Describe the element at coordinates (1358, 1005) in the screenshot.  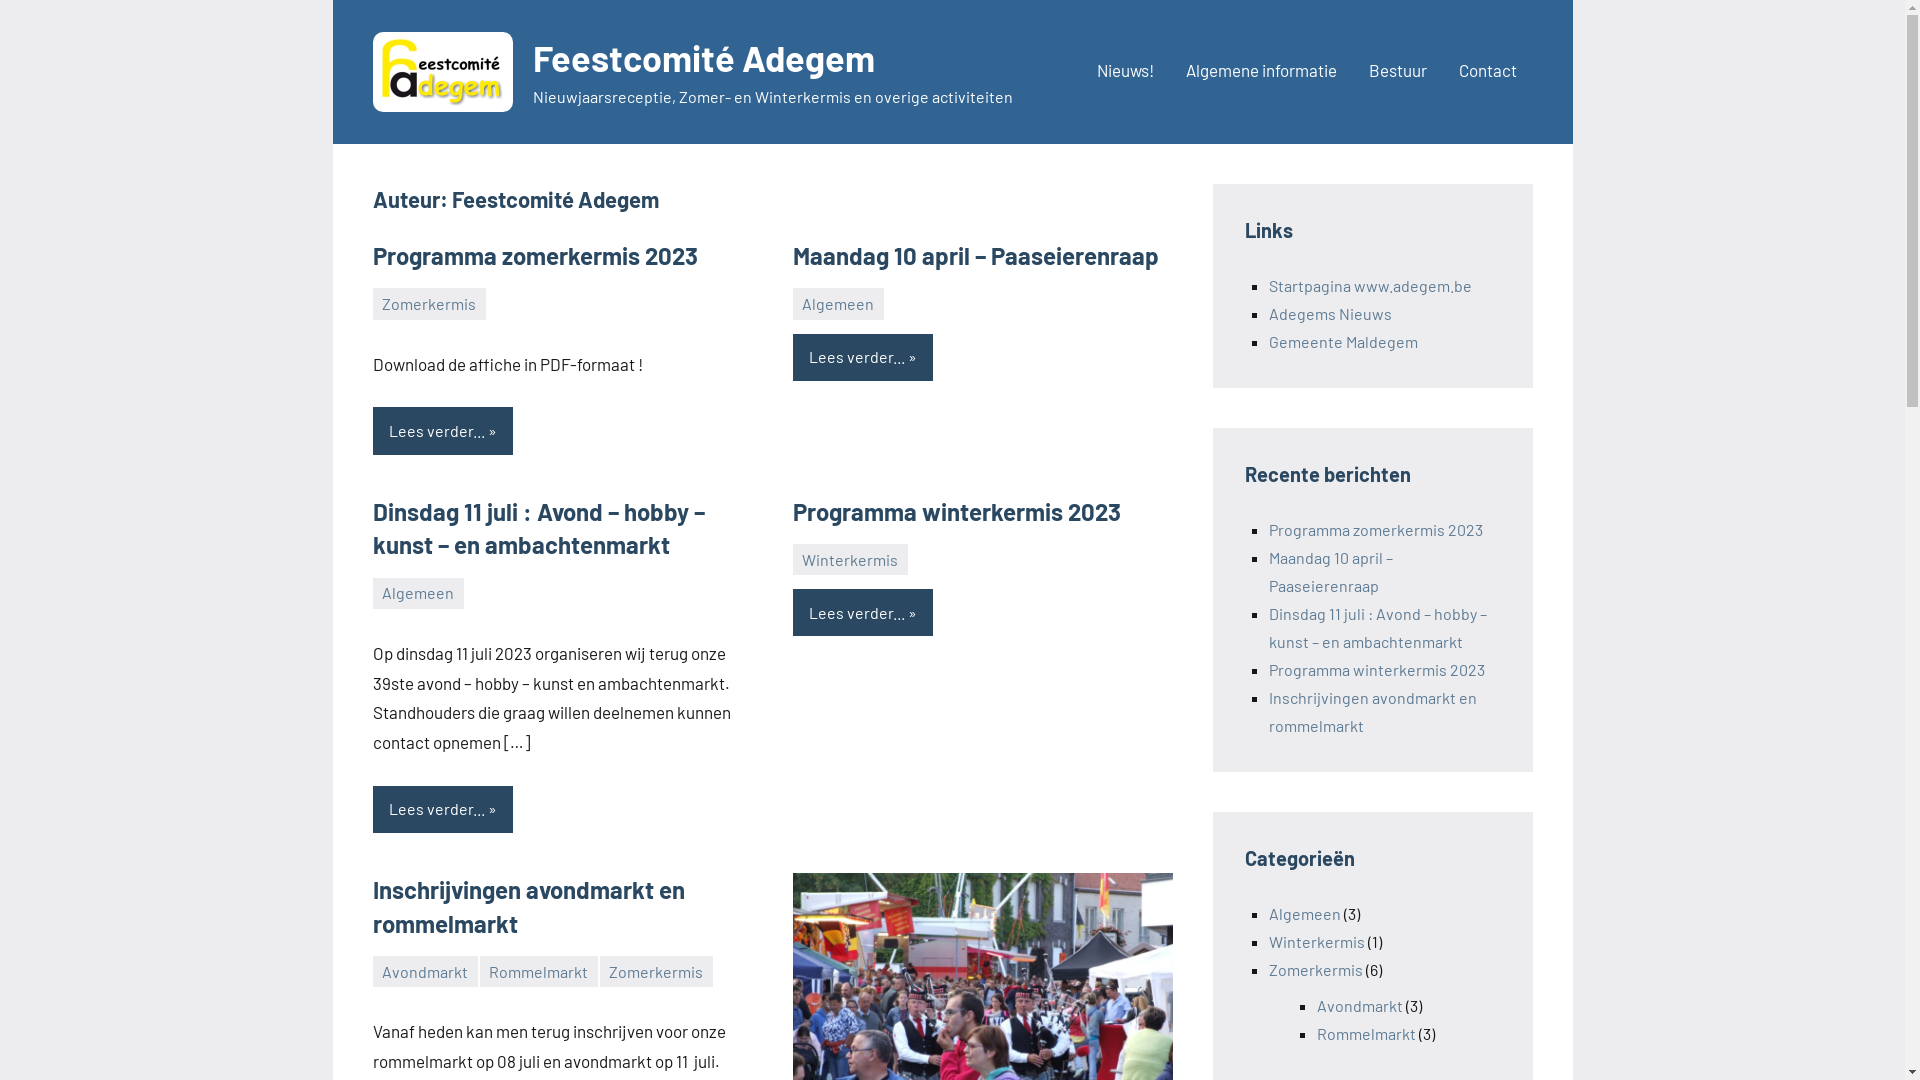
I see `'Avondmarkt'` at that location.